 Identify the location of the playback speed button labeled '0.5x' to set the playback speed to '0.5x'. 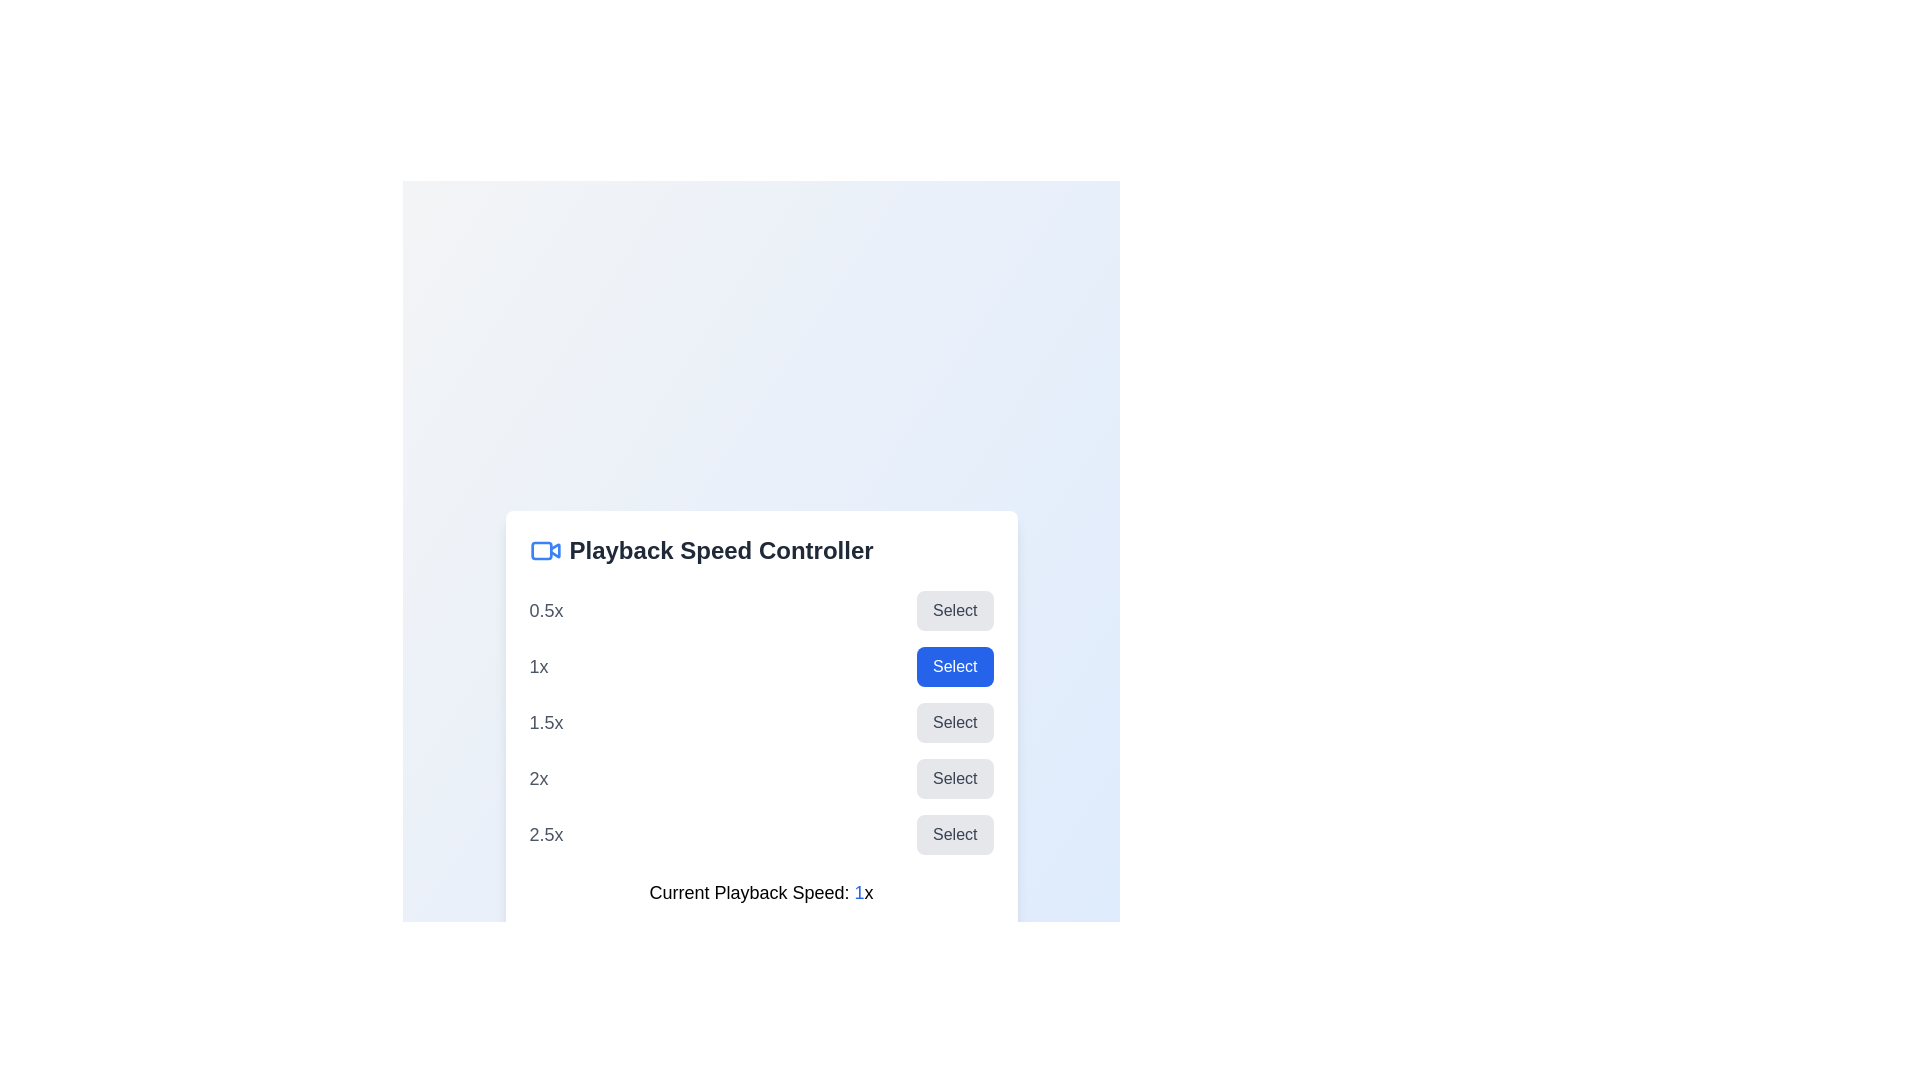
(954, 609).